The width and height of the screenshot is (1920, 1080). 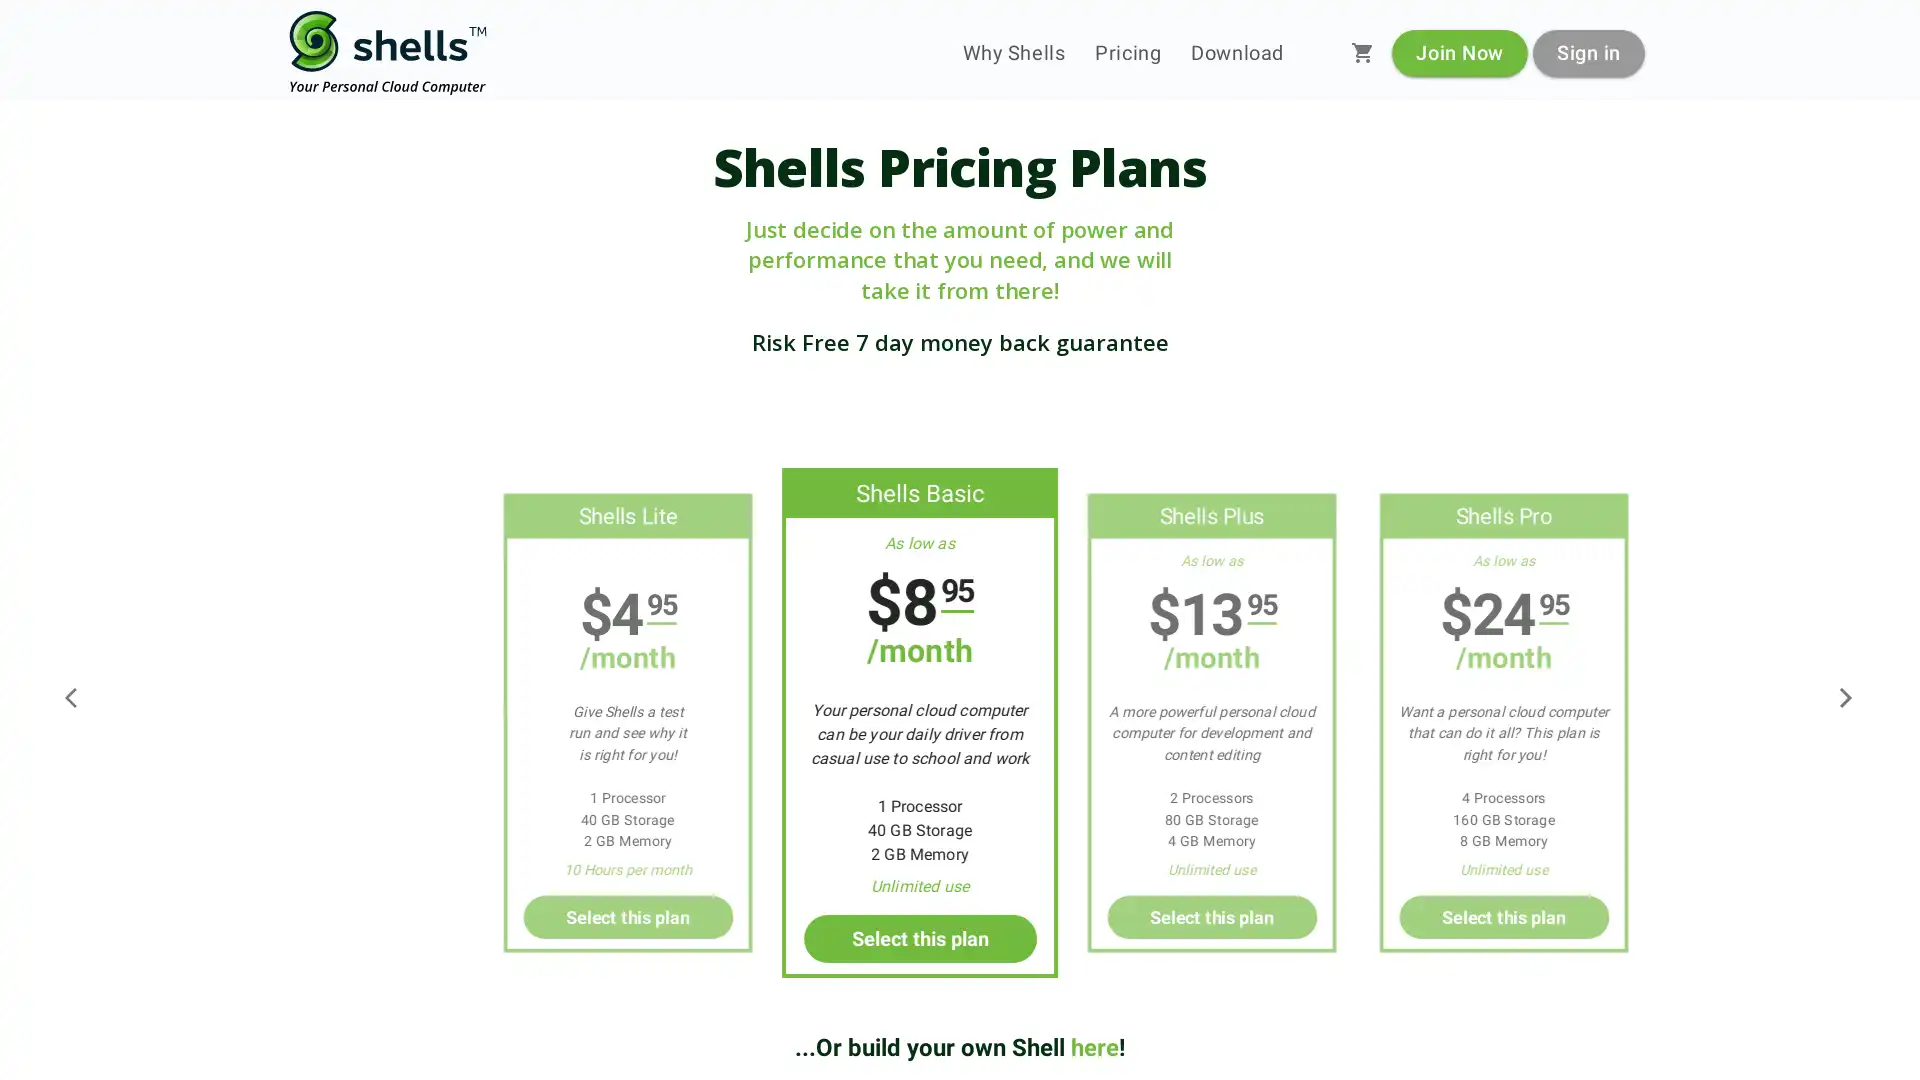 What do you see at coordinates (1587, 51) in the screenshot?
I see `Sign in` at bounding box center [1587, 51].